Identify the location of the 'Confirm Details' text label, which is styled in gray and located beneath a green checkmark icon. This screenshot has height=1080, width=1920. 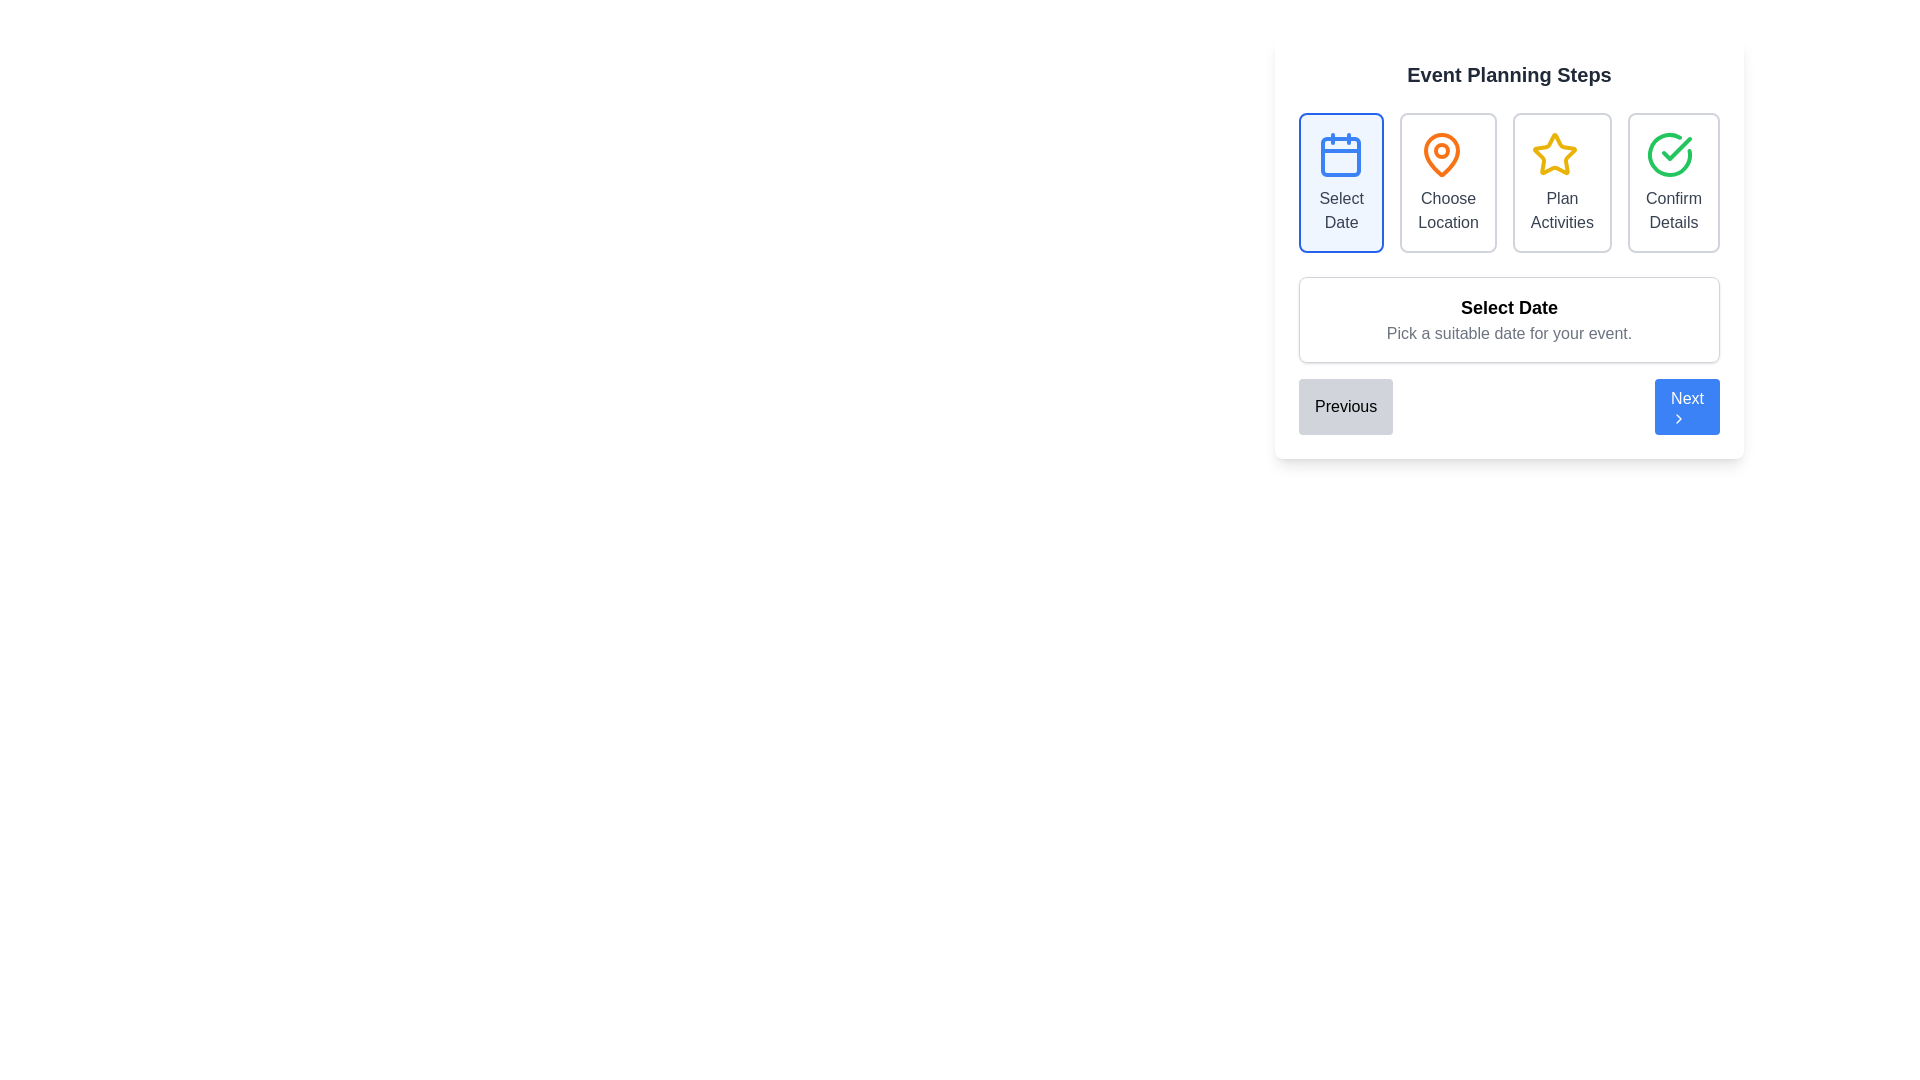
(1674, 211).